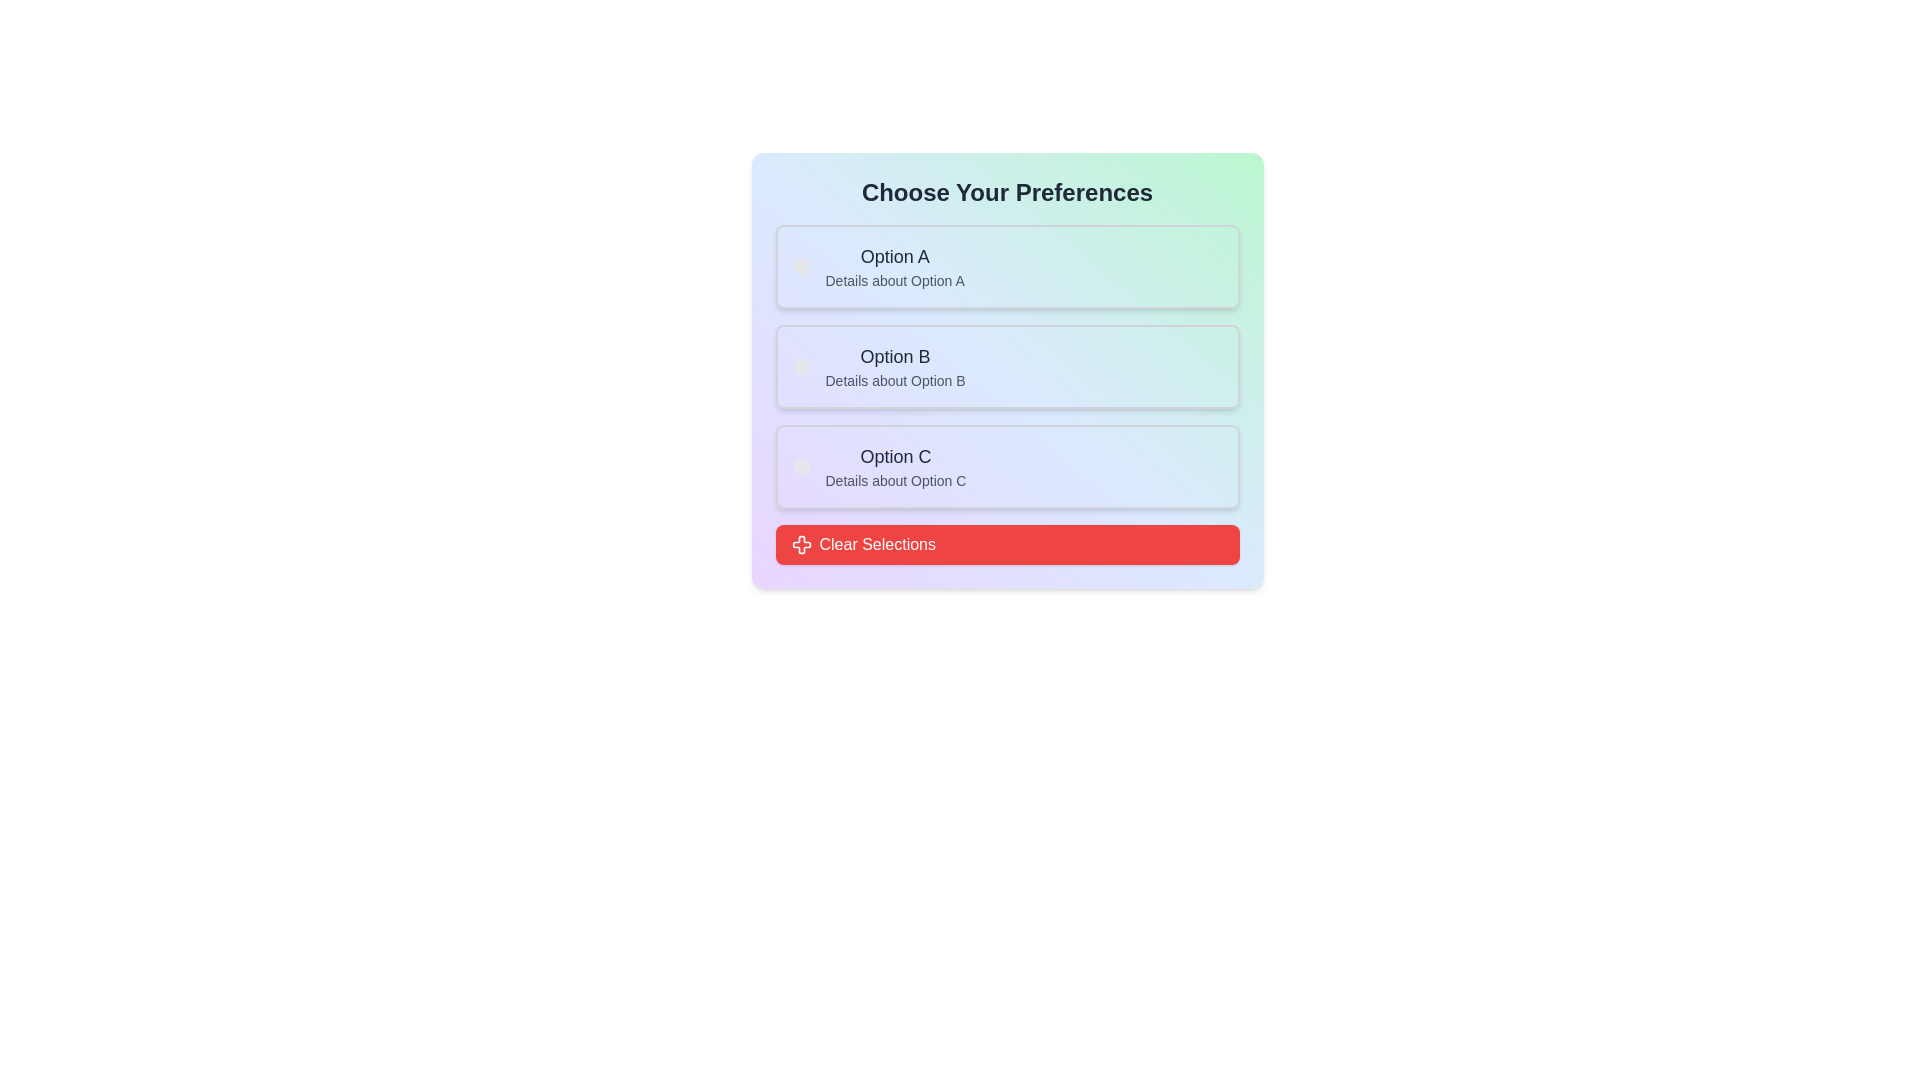  What do you see at coordinates (894, 456) in the screenshot?
I see `the title label for the third choice box labeled 'Option C' in the preference selection interface` at bounding box center [894, 456].